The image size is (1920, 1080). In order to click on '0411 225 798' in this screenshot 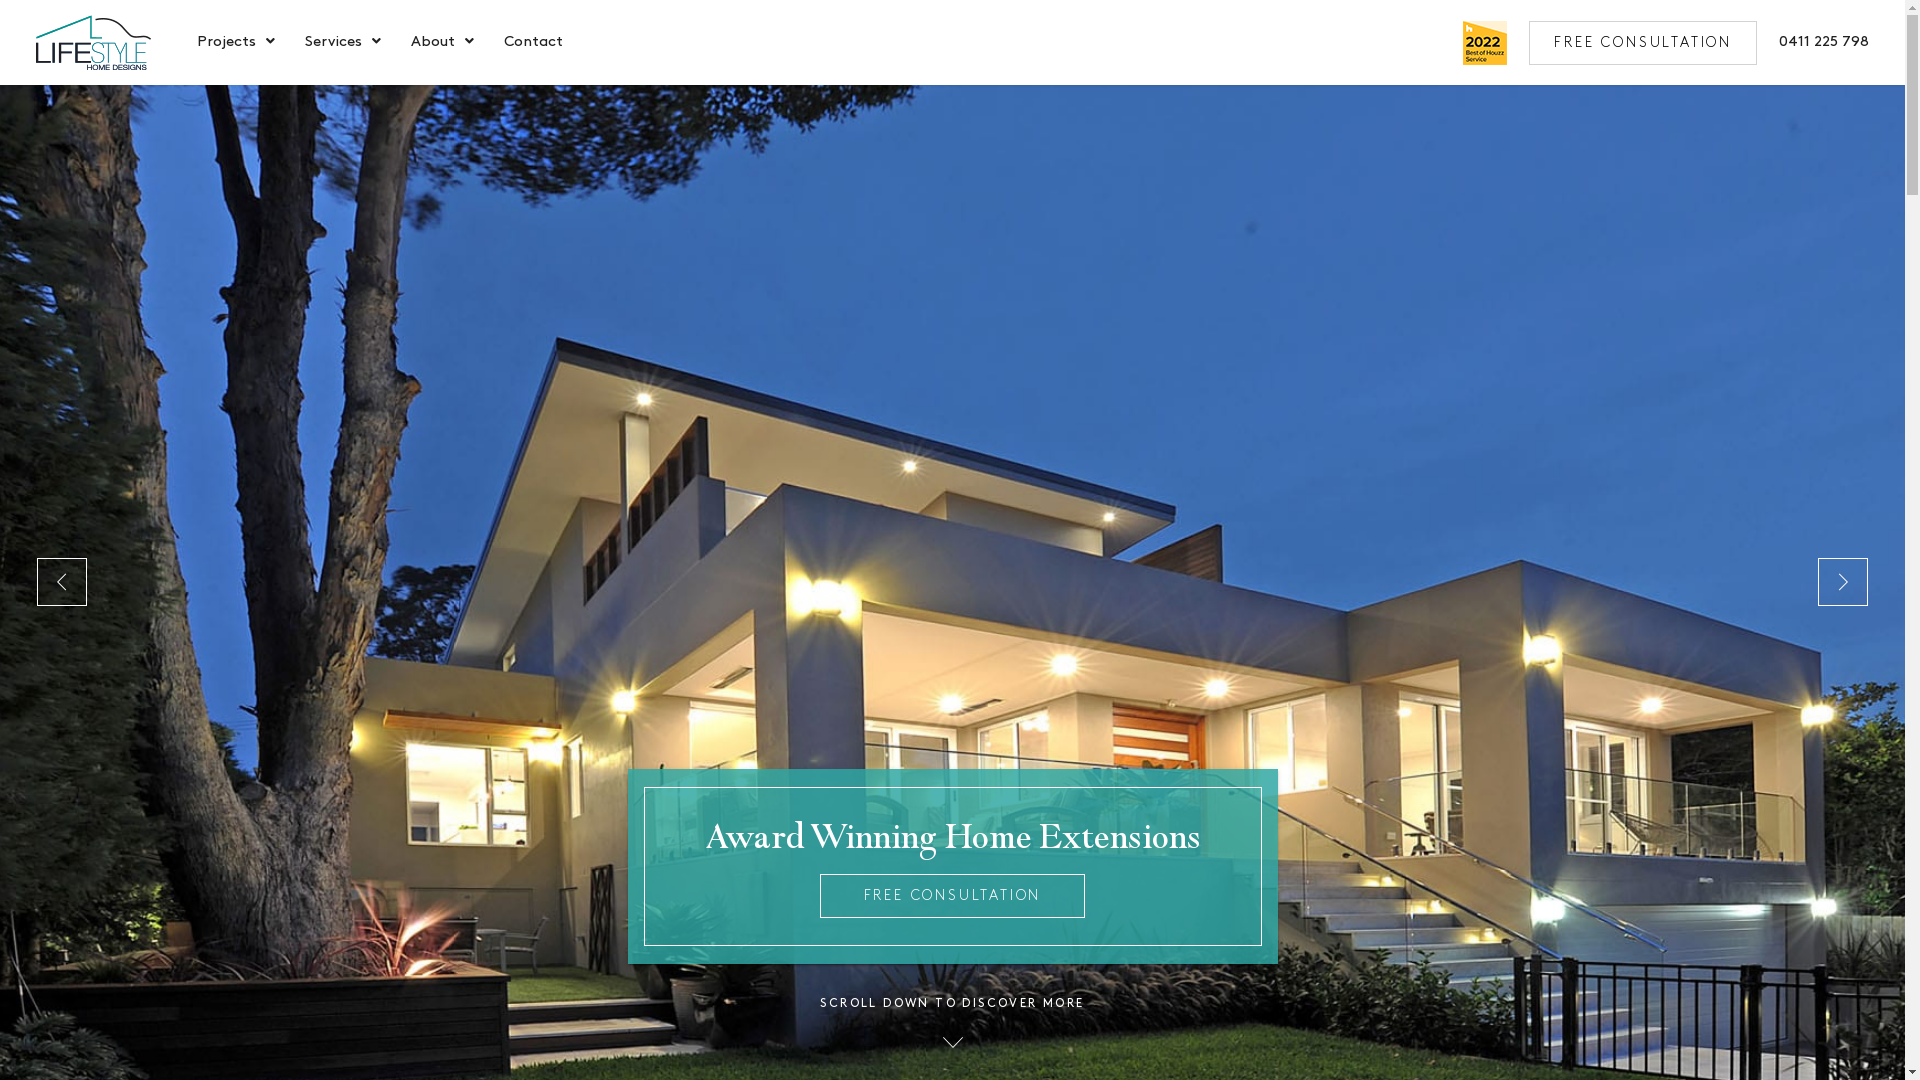, I will do `click(1824, 42)`.